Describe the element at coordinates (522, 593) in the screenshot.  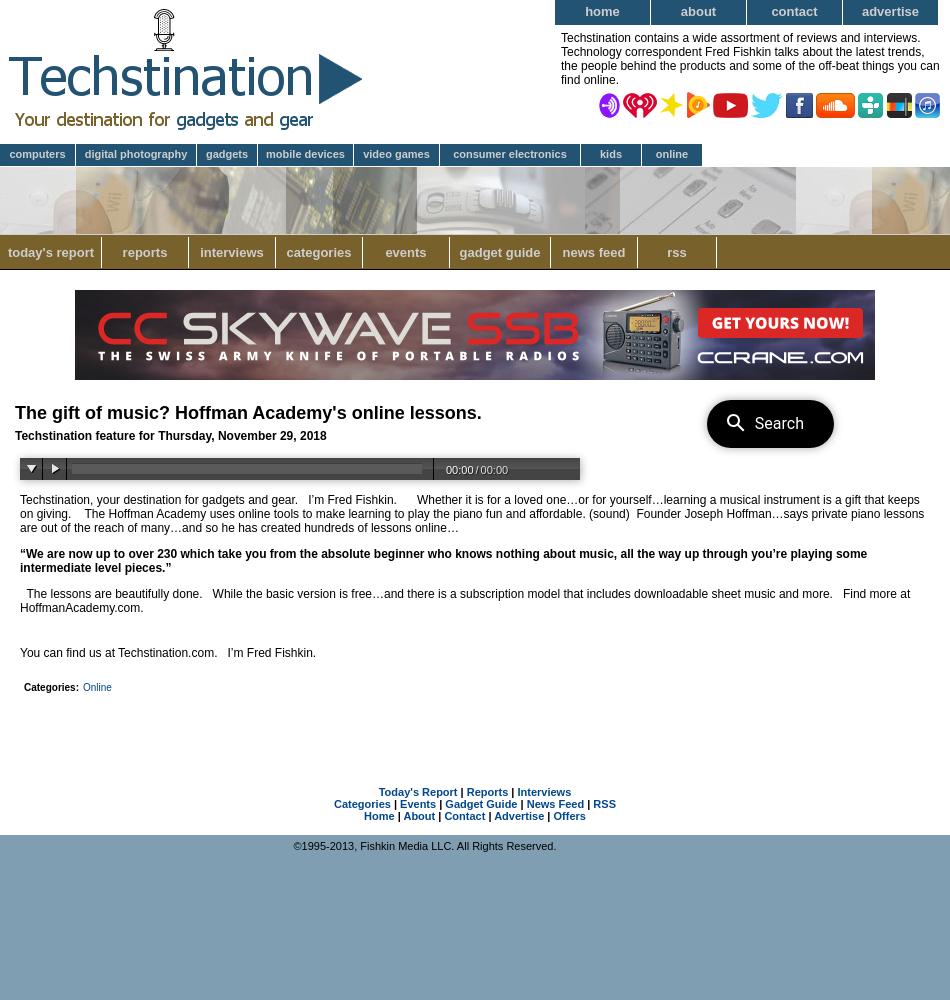
I see `'While the basic version is free…and there is a subscription model that includes downloadable sheet music and more.'` at that location.